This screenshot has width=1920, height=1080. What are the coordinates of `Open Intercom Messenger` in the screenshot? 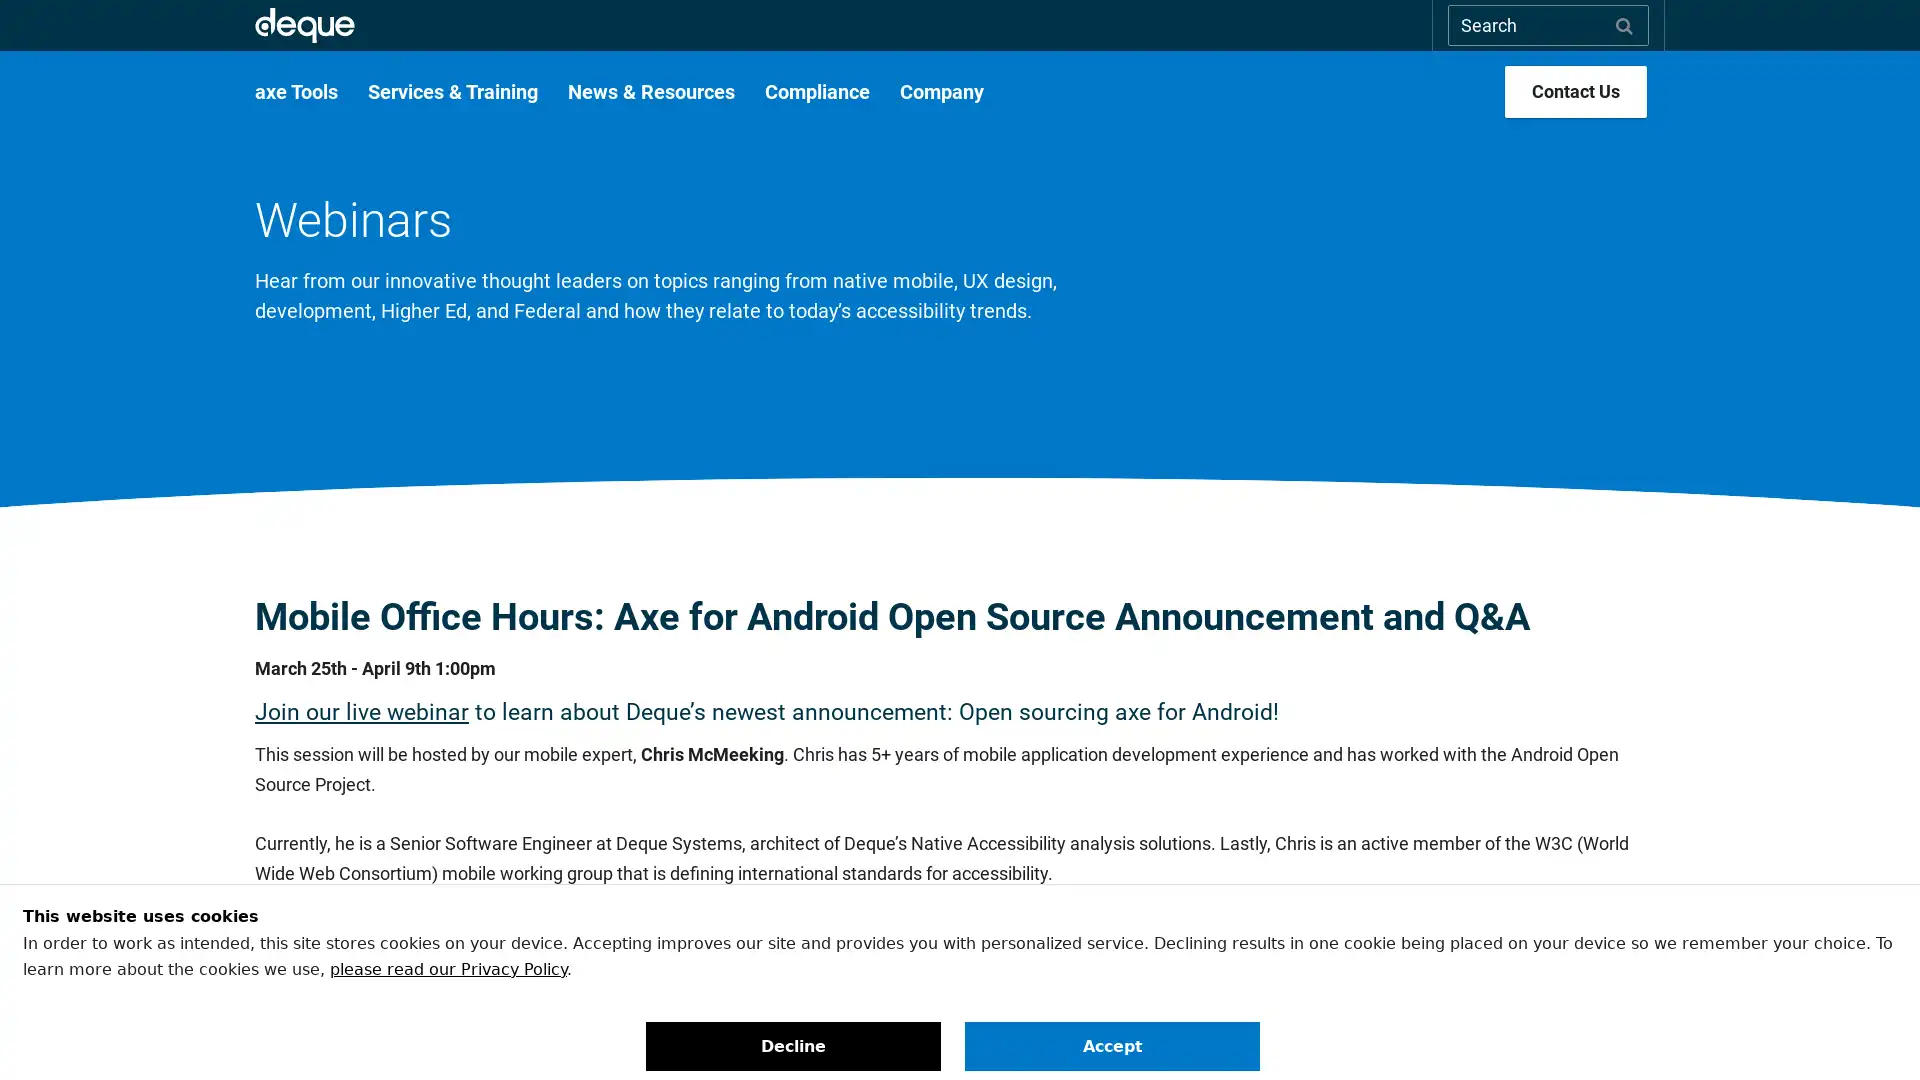 It's located at (1869, 1029).